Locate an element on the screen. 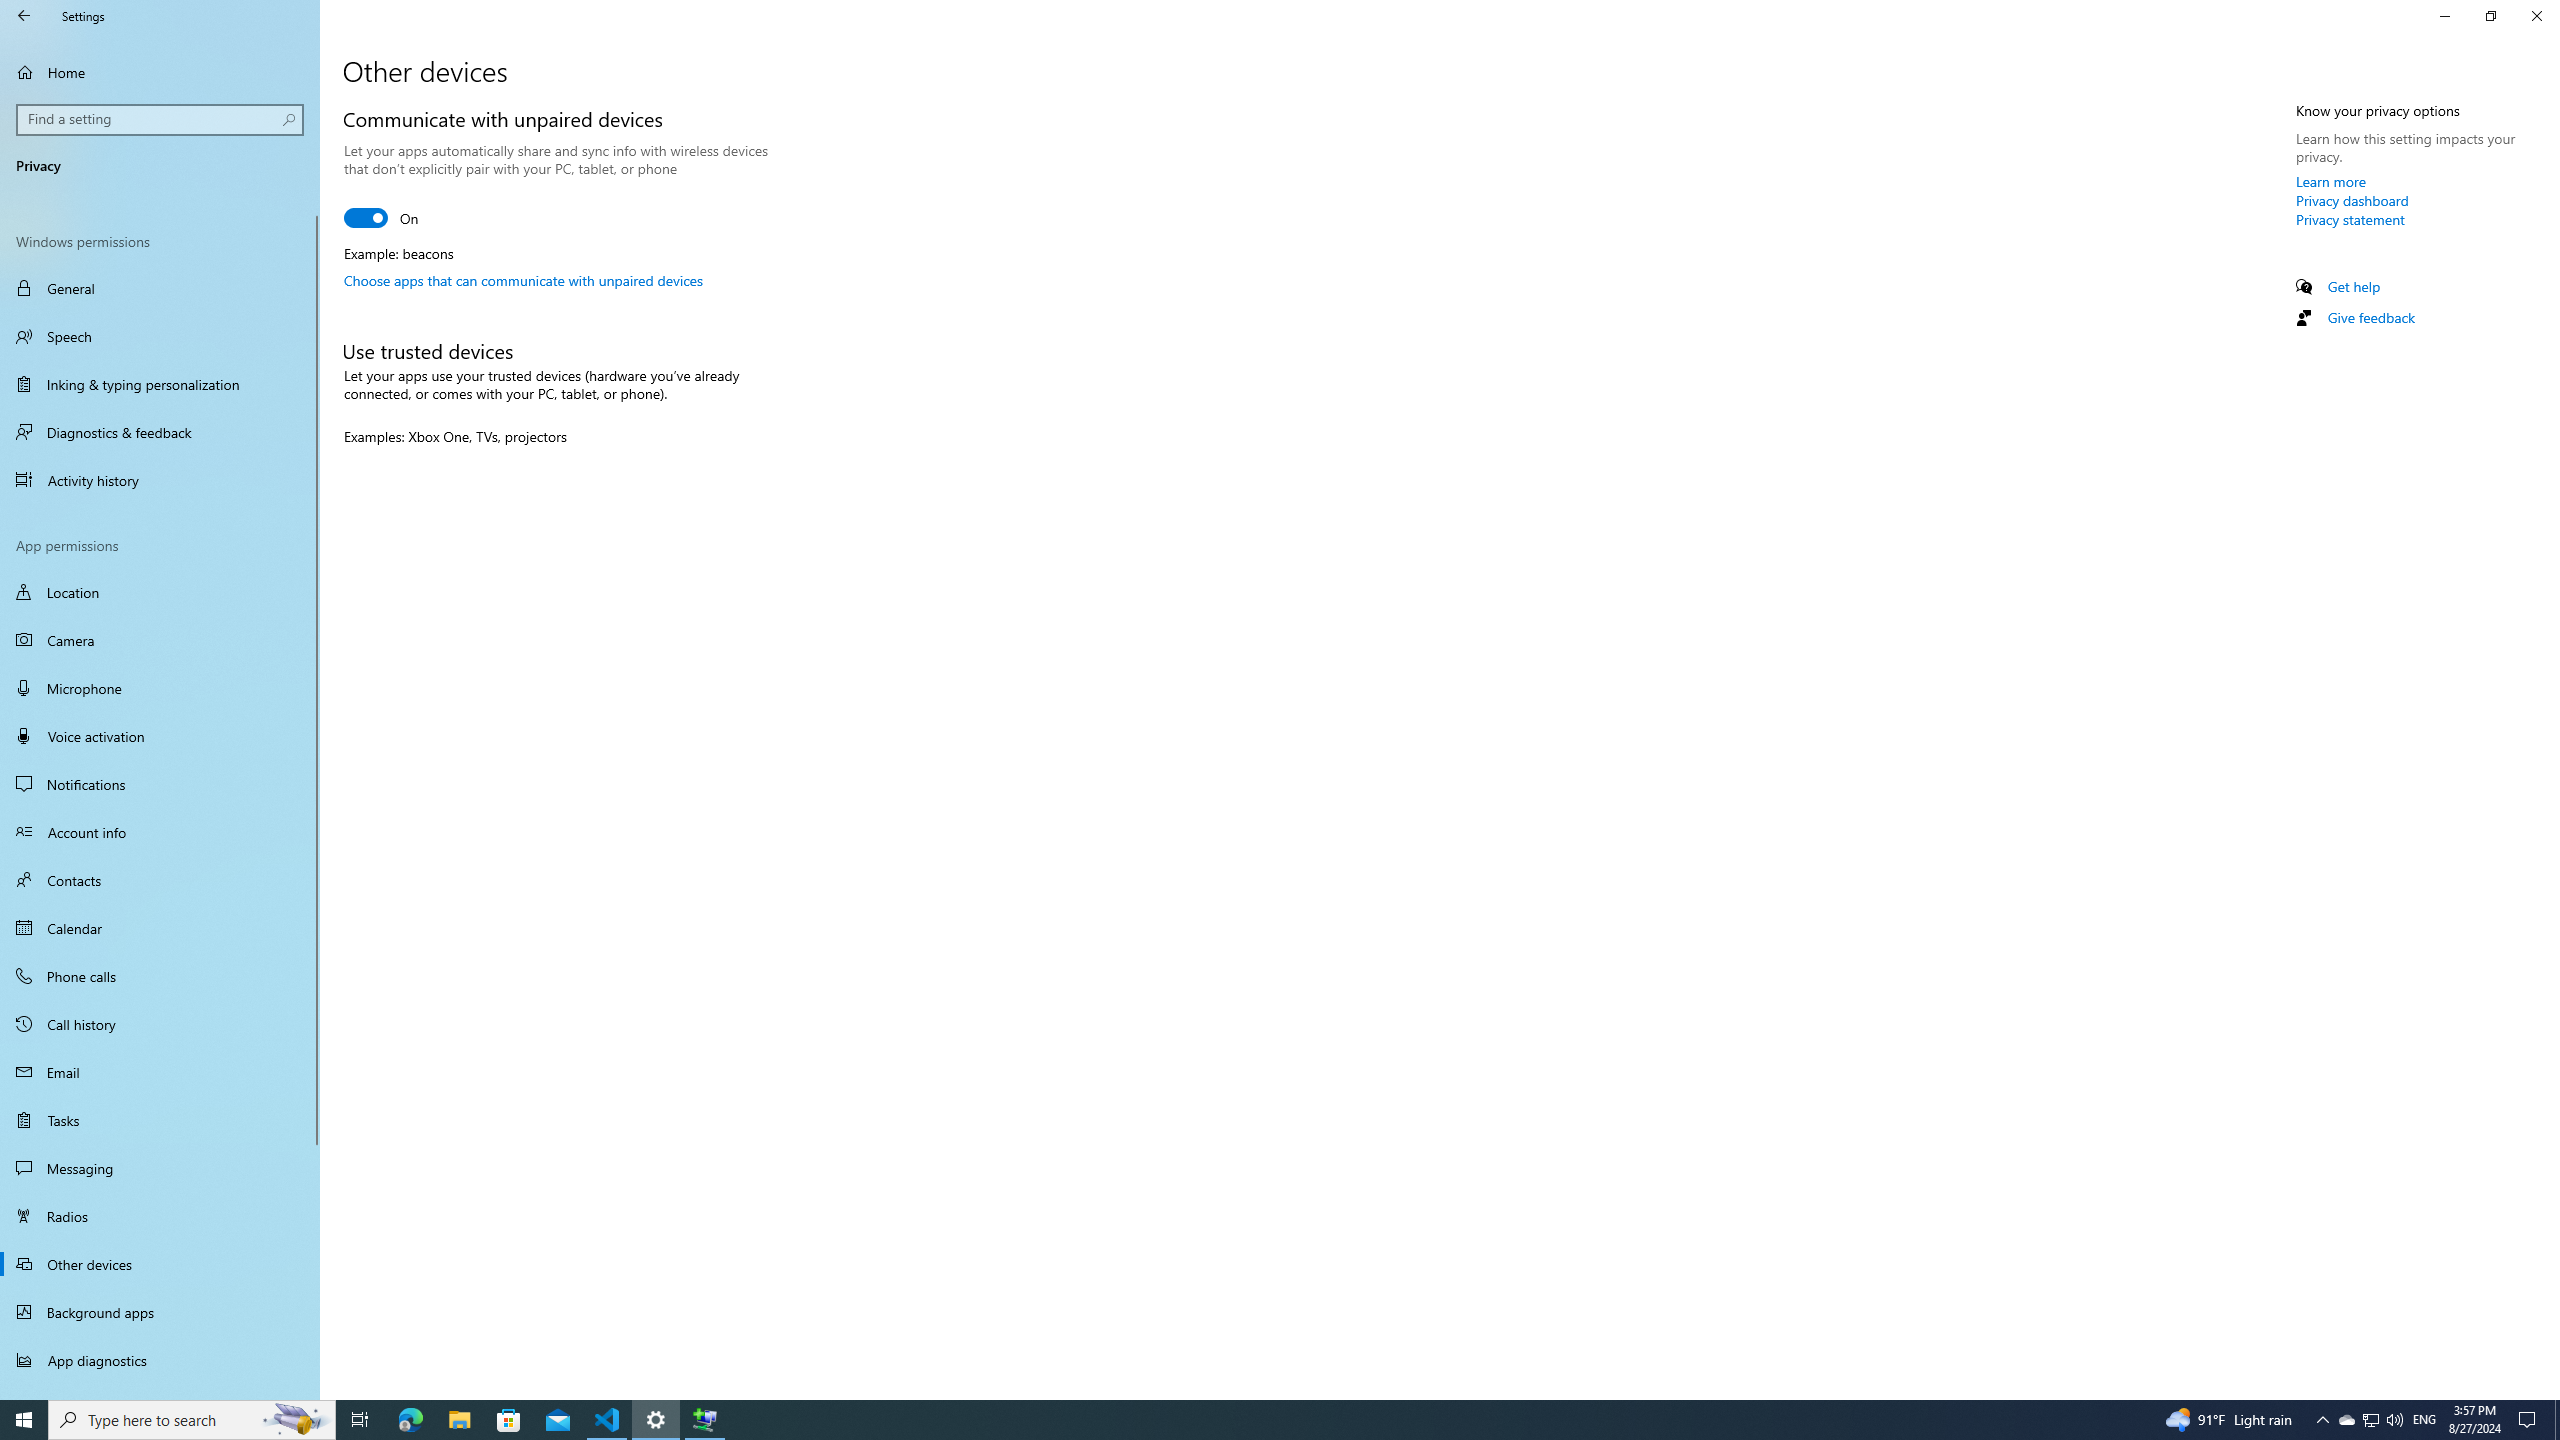 The image size is (2560, 1440). 'App diagnostics' is located at coordinates (159, 1359).